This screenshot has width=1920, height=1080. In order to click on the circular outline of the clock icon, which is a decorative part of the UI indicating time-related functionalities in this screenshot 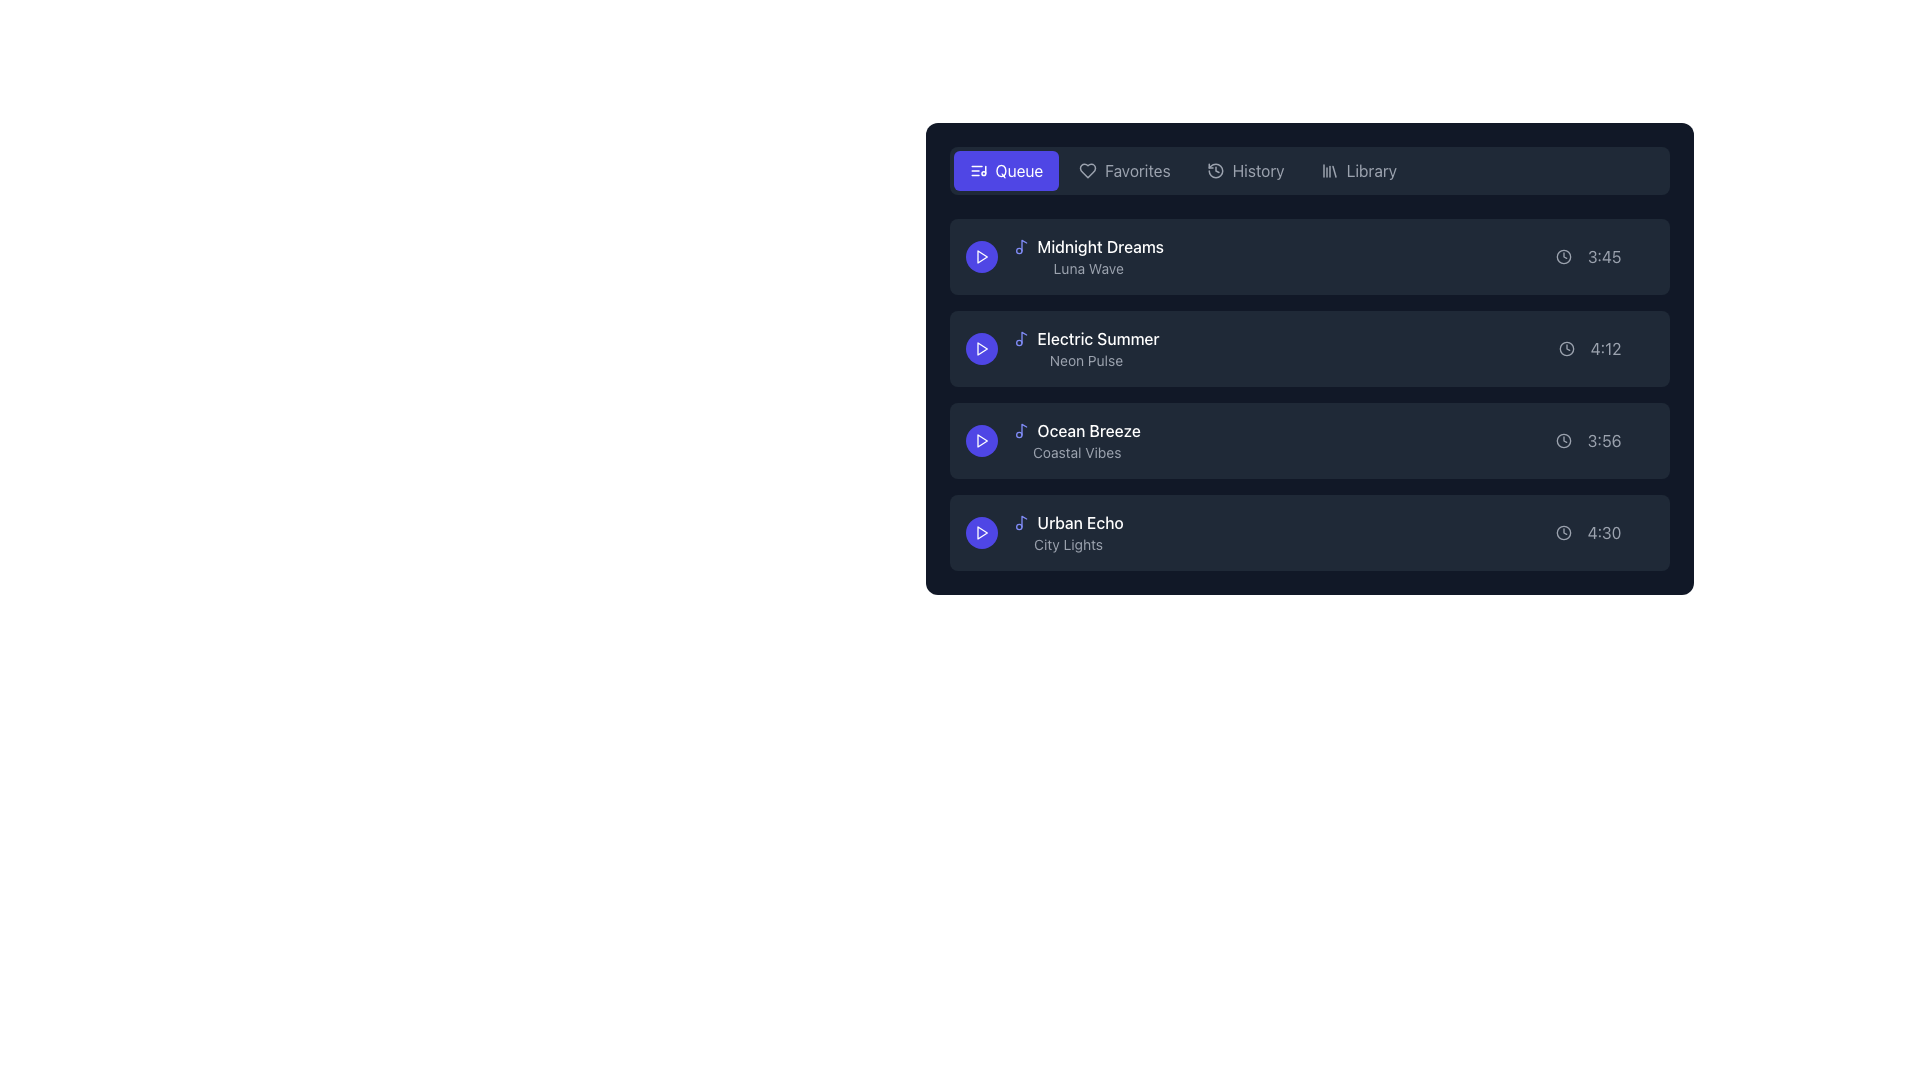, I will do `click(1562, 256)`.